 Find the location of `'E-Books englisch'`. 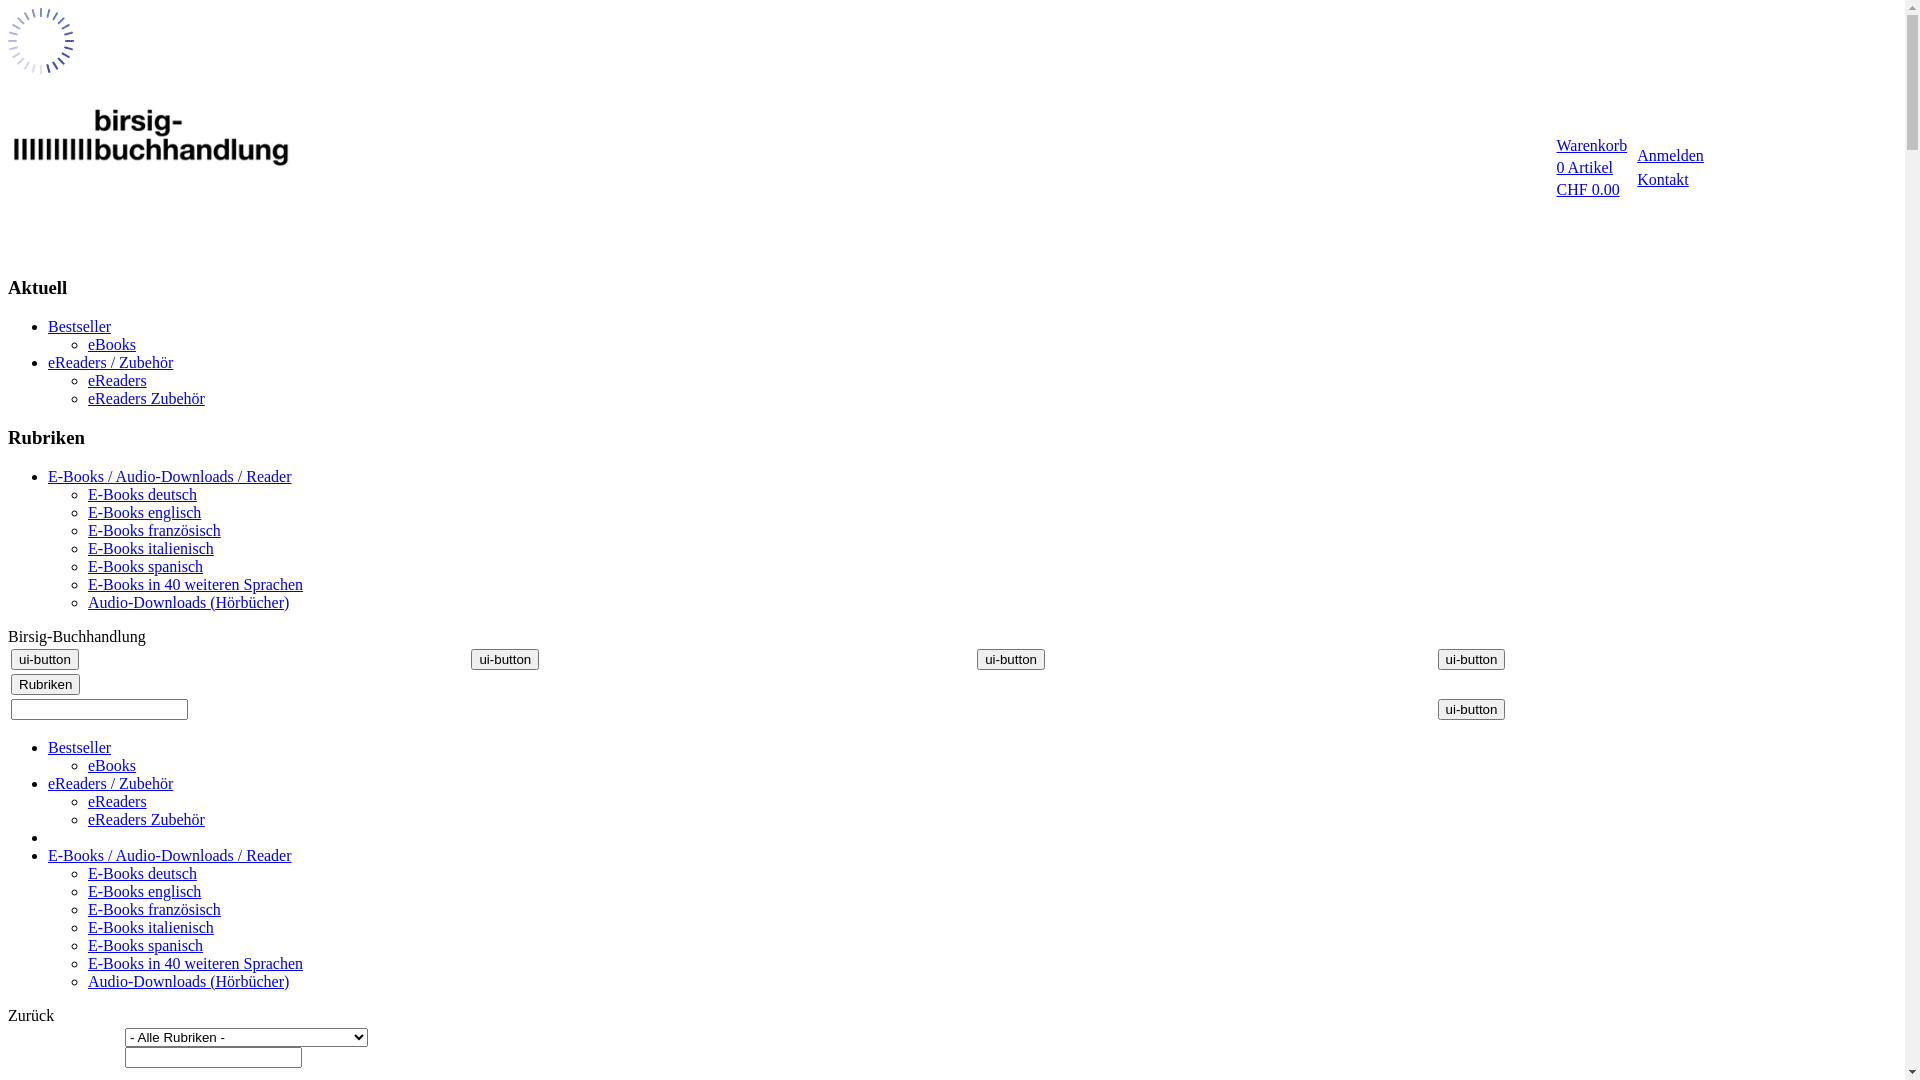

'E-Books englisch' is located at coordinates (143, 511).